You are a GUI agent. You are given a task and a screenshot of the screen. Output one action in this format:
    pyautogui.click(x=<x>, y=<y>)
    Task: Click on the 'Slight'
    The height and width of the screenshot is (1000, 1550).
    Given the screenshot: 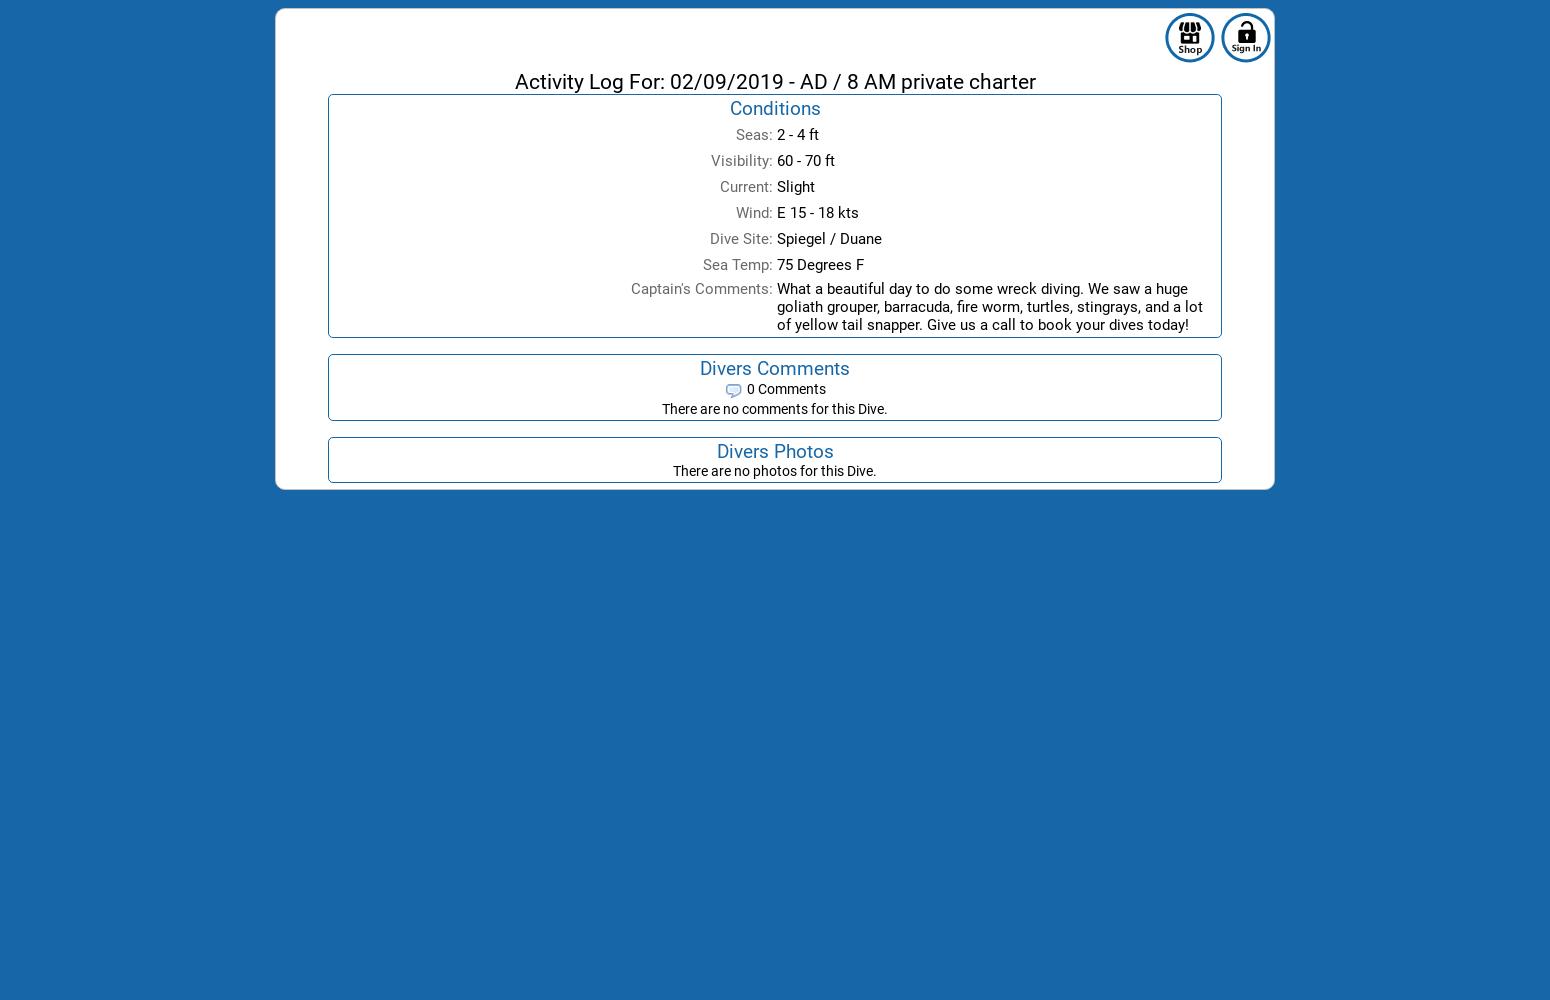 What is the action you would take?
    pyautogui.click(x=794, y=187)
    